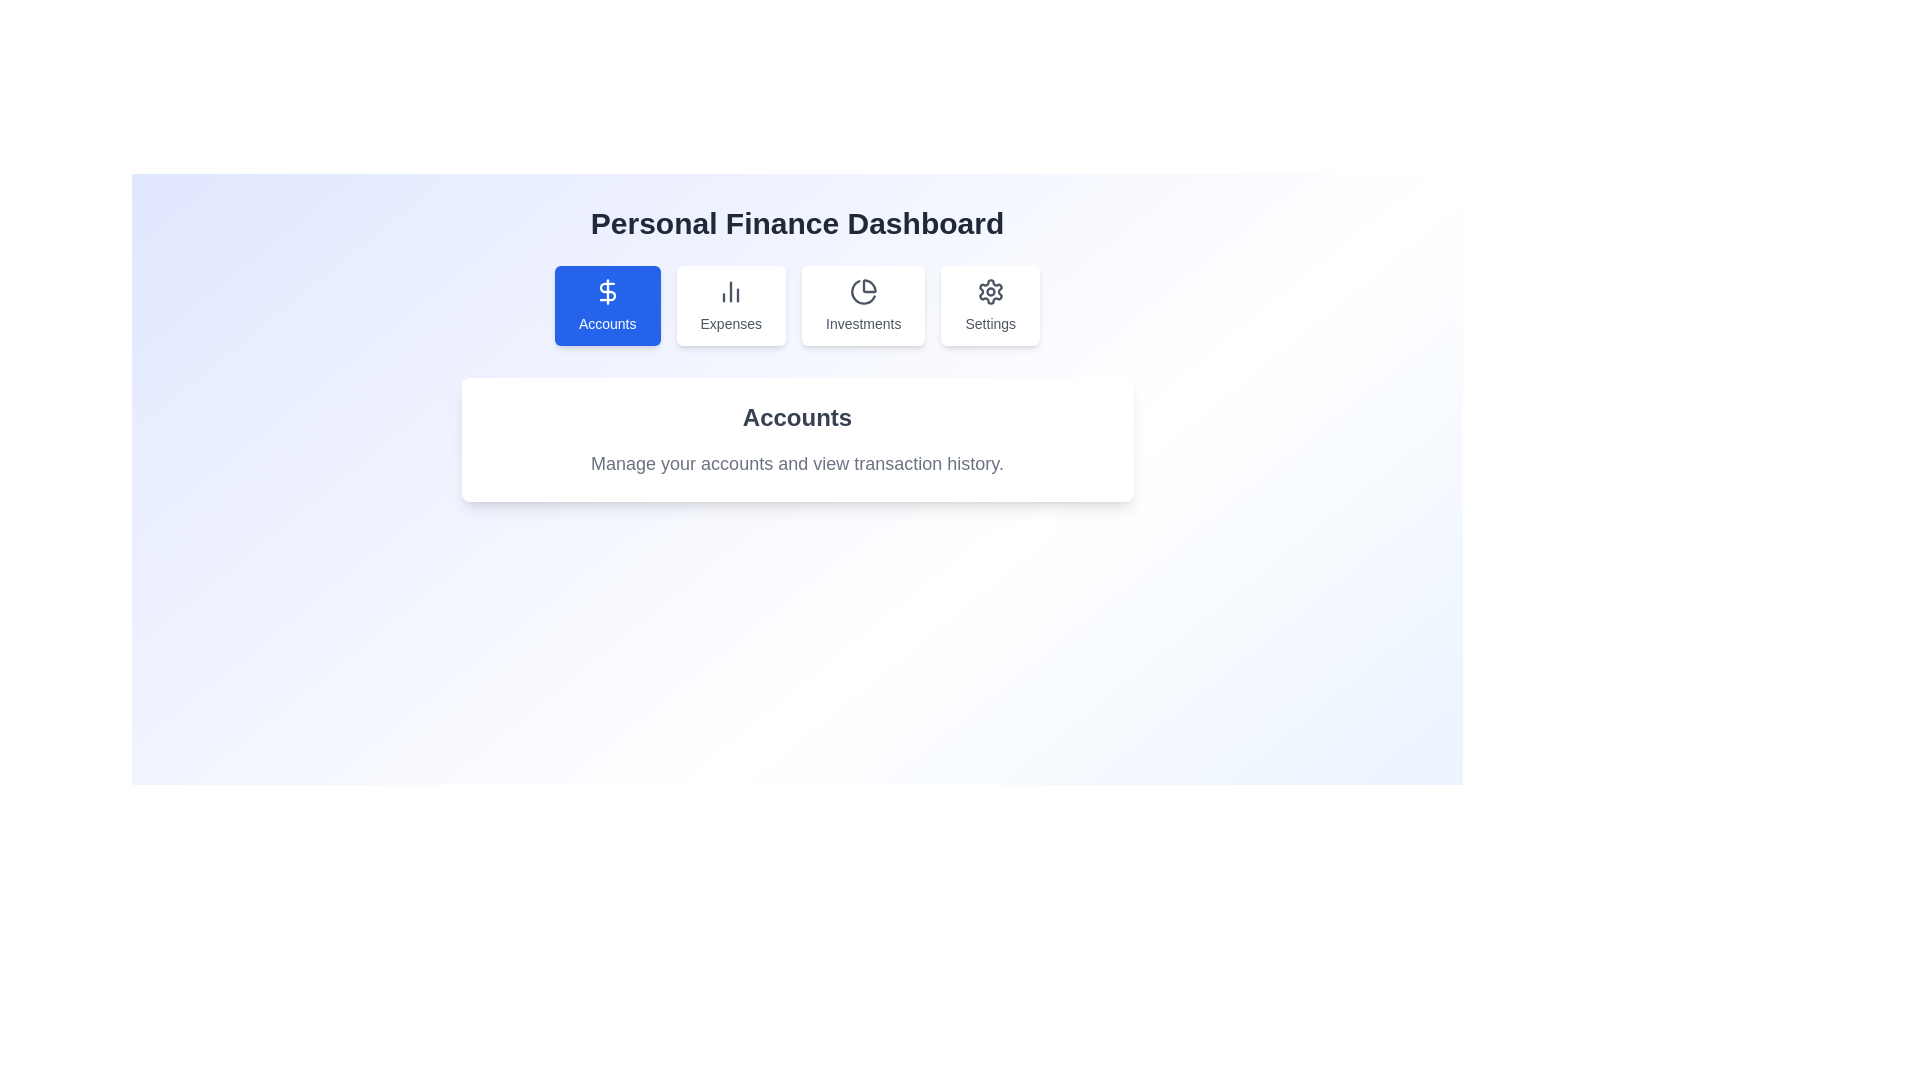 This screenshot has height=1080, width=1920. Describe the element at coordinates (990, 292) in the screenshot. I see `the settings icon, which is the fourth button in the top menu bar, representing configuration or preferences` at that location.